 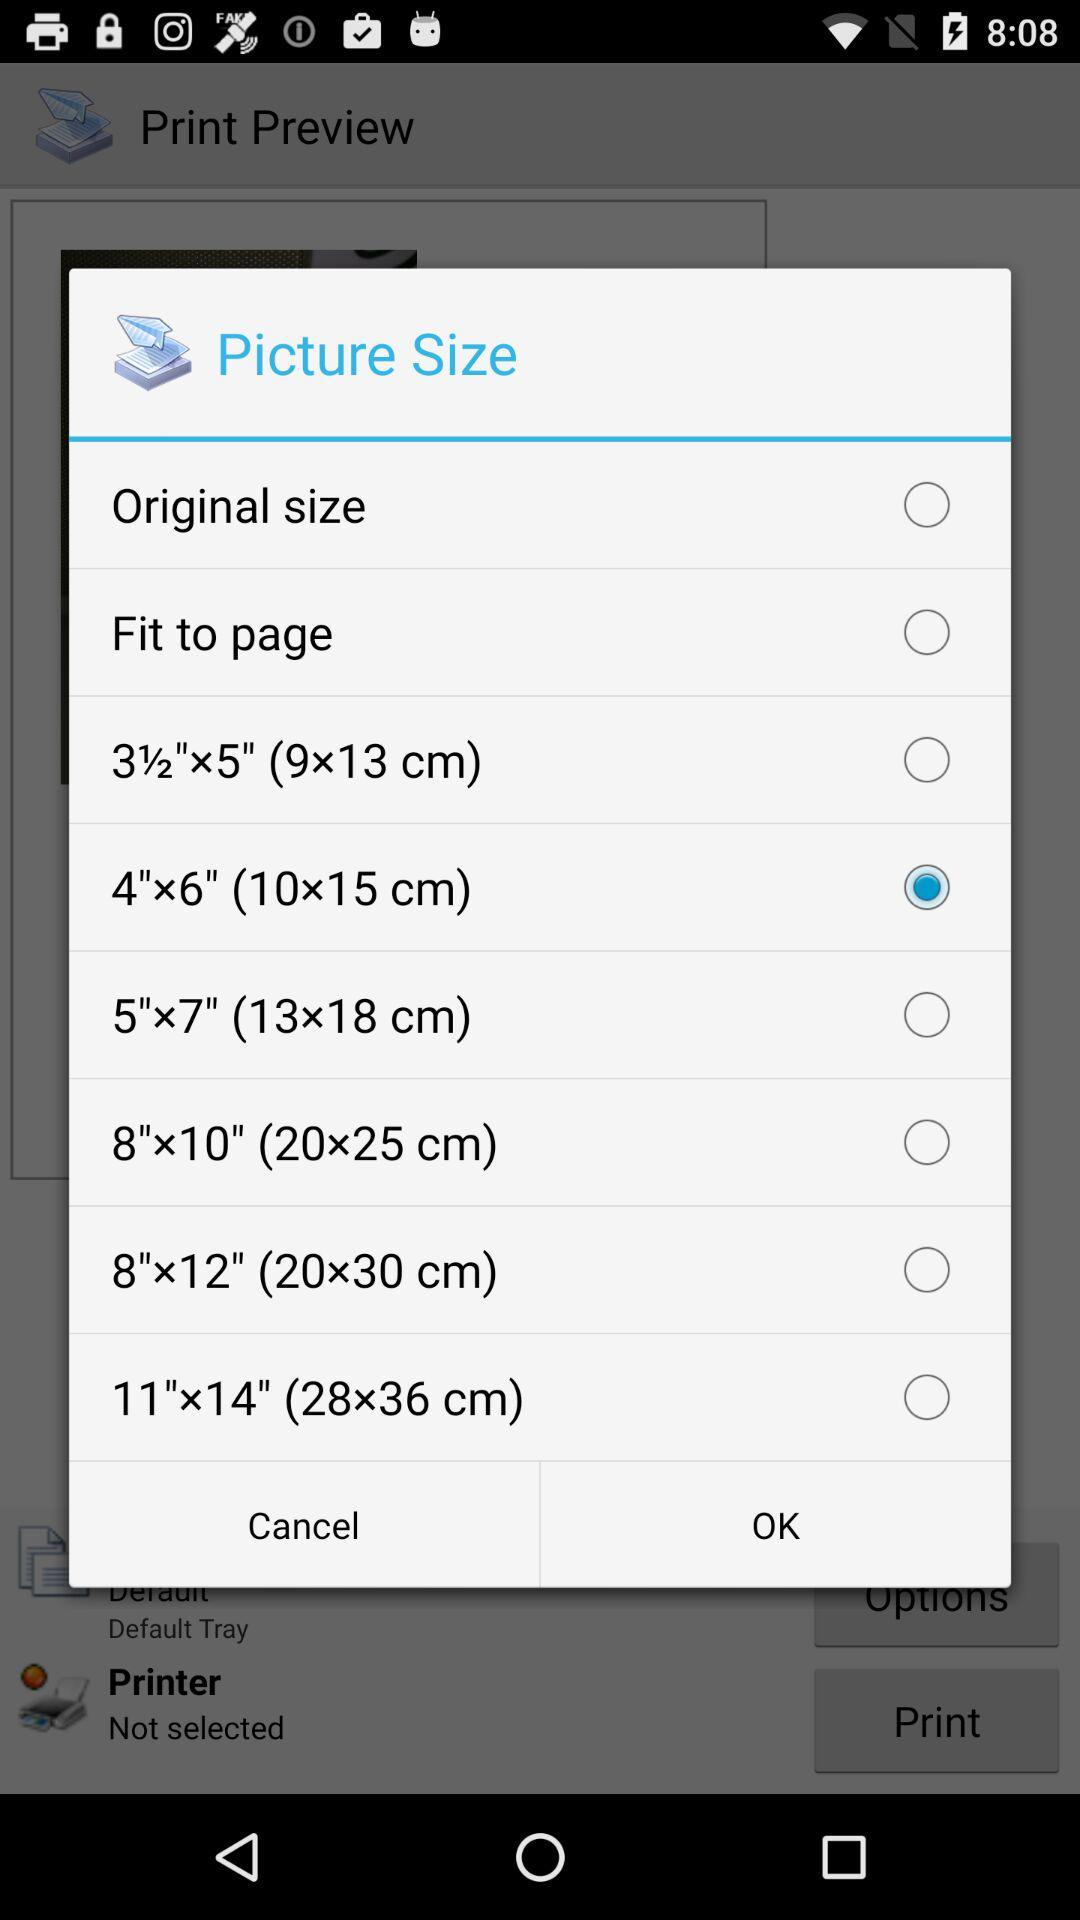 I want to click on cancel icon, so click(x=304, y=1523).